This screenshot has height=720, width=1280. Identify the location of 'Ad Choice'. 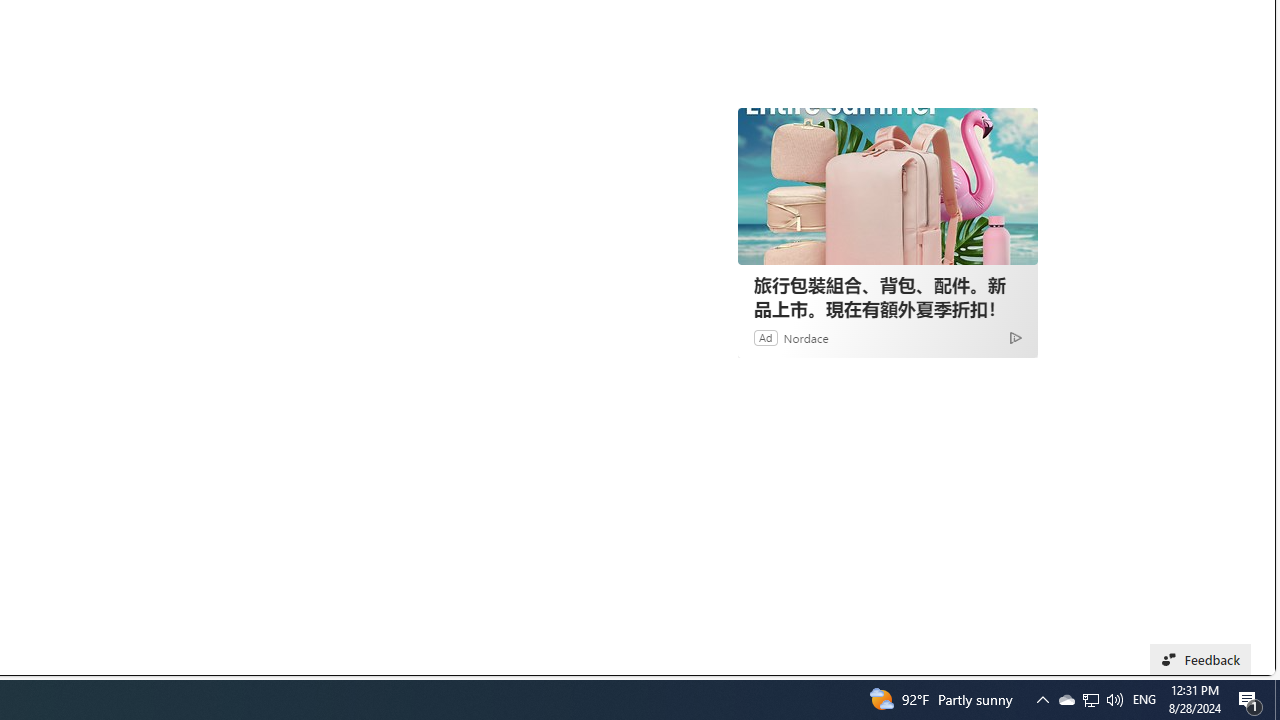
(1015, 336).